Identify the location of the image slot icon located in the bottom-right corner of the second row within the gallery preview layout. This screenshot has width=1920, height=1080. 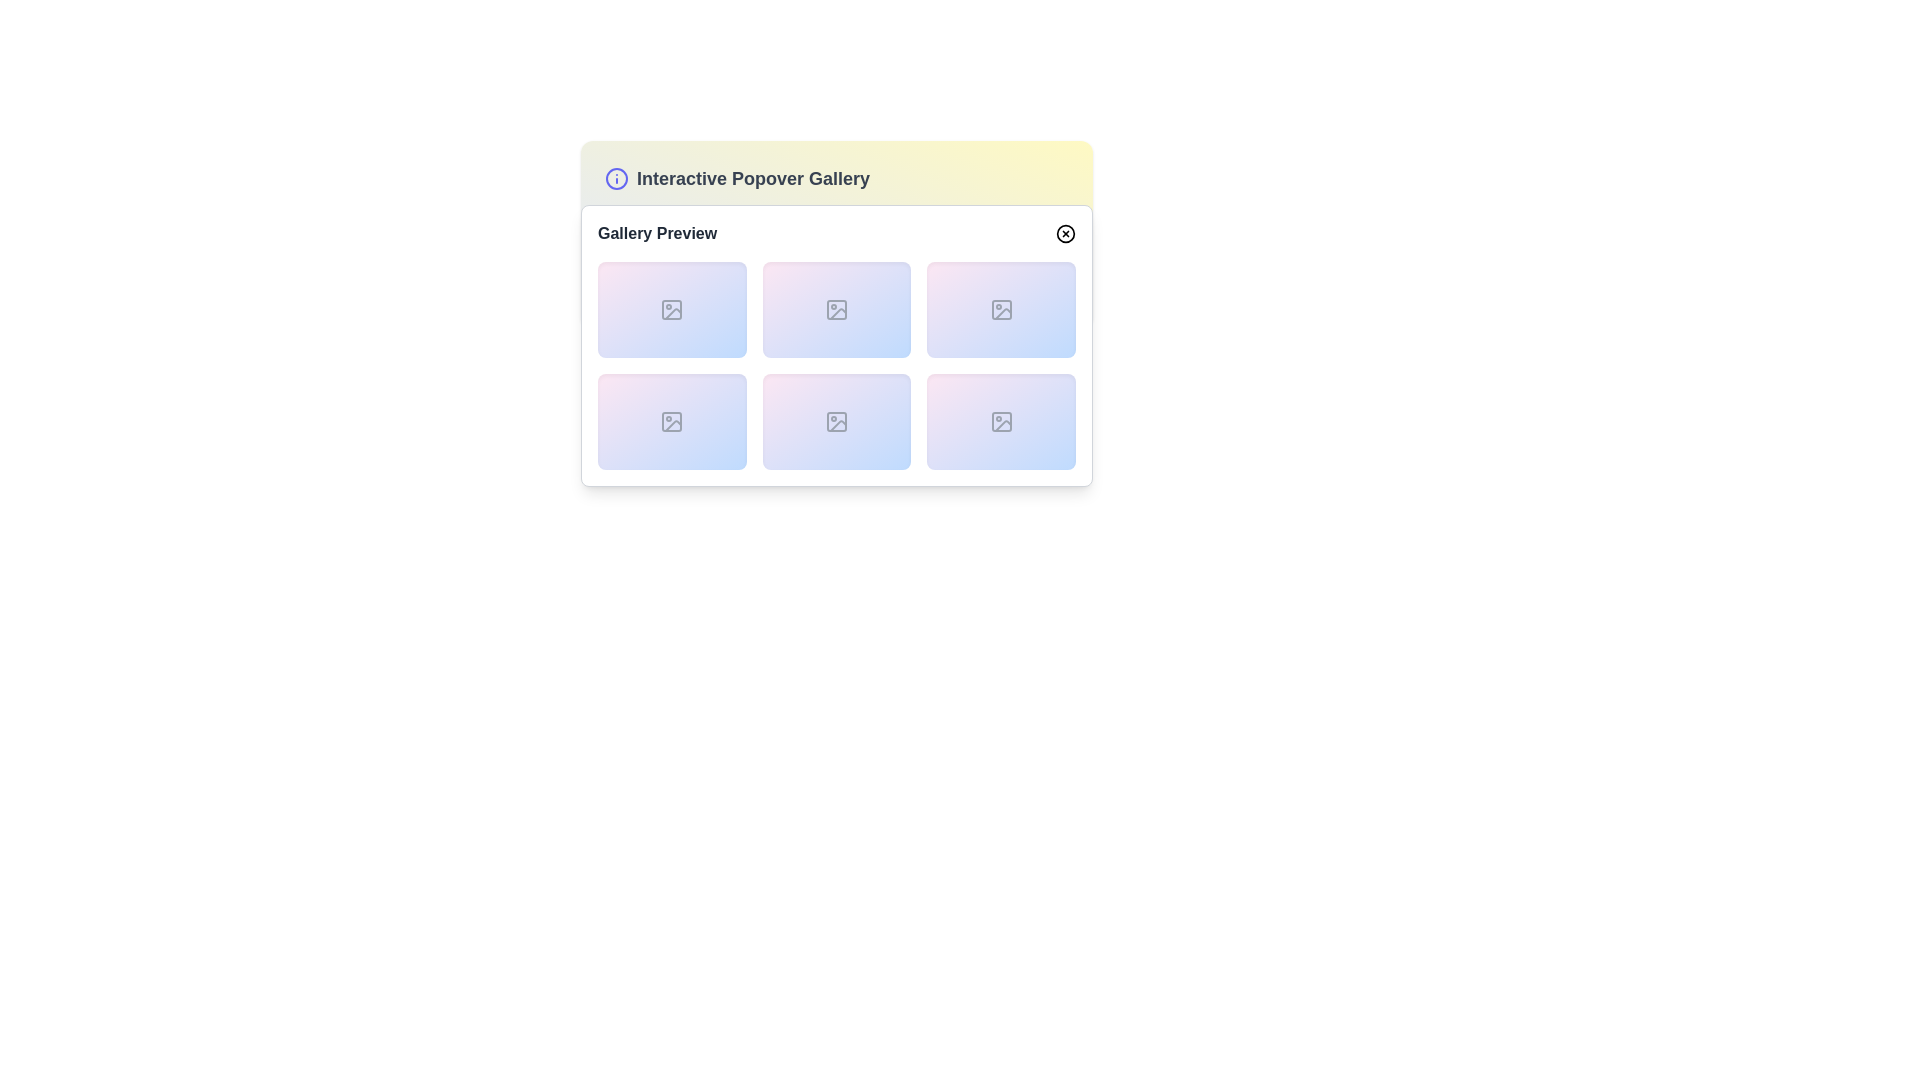
(1001, 420).